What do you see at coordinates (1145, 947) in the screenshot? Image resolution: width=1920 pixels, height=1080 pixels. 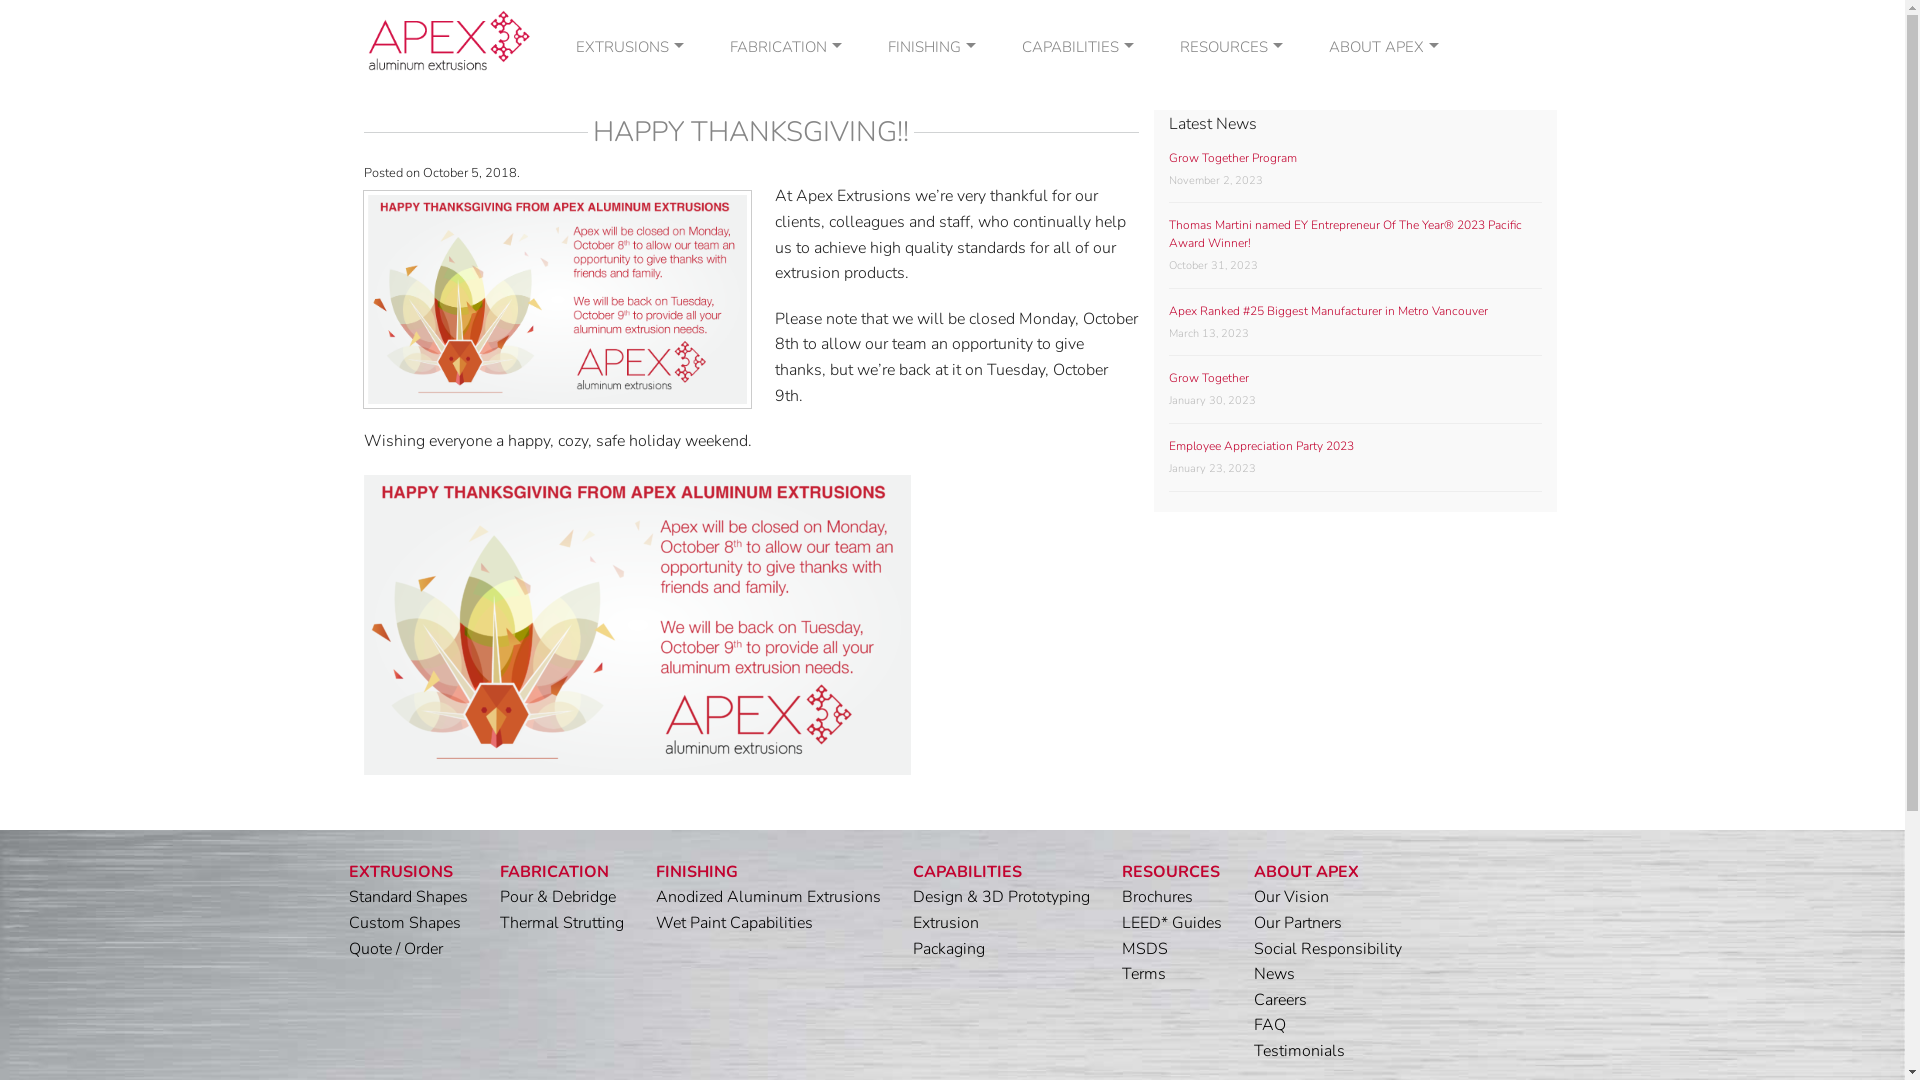 I see `'MSDS'` at bounding box center [1145, 947].